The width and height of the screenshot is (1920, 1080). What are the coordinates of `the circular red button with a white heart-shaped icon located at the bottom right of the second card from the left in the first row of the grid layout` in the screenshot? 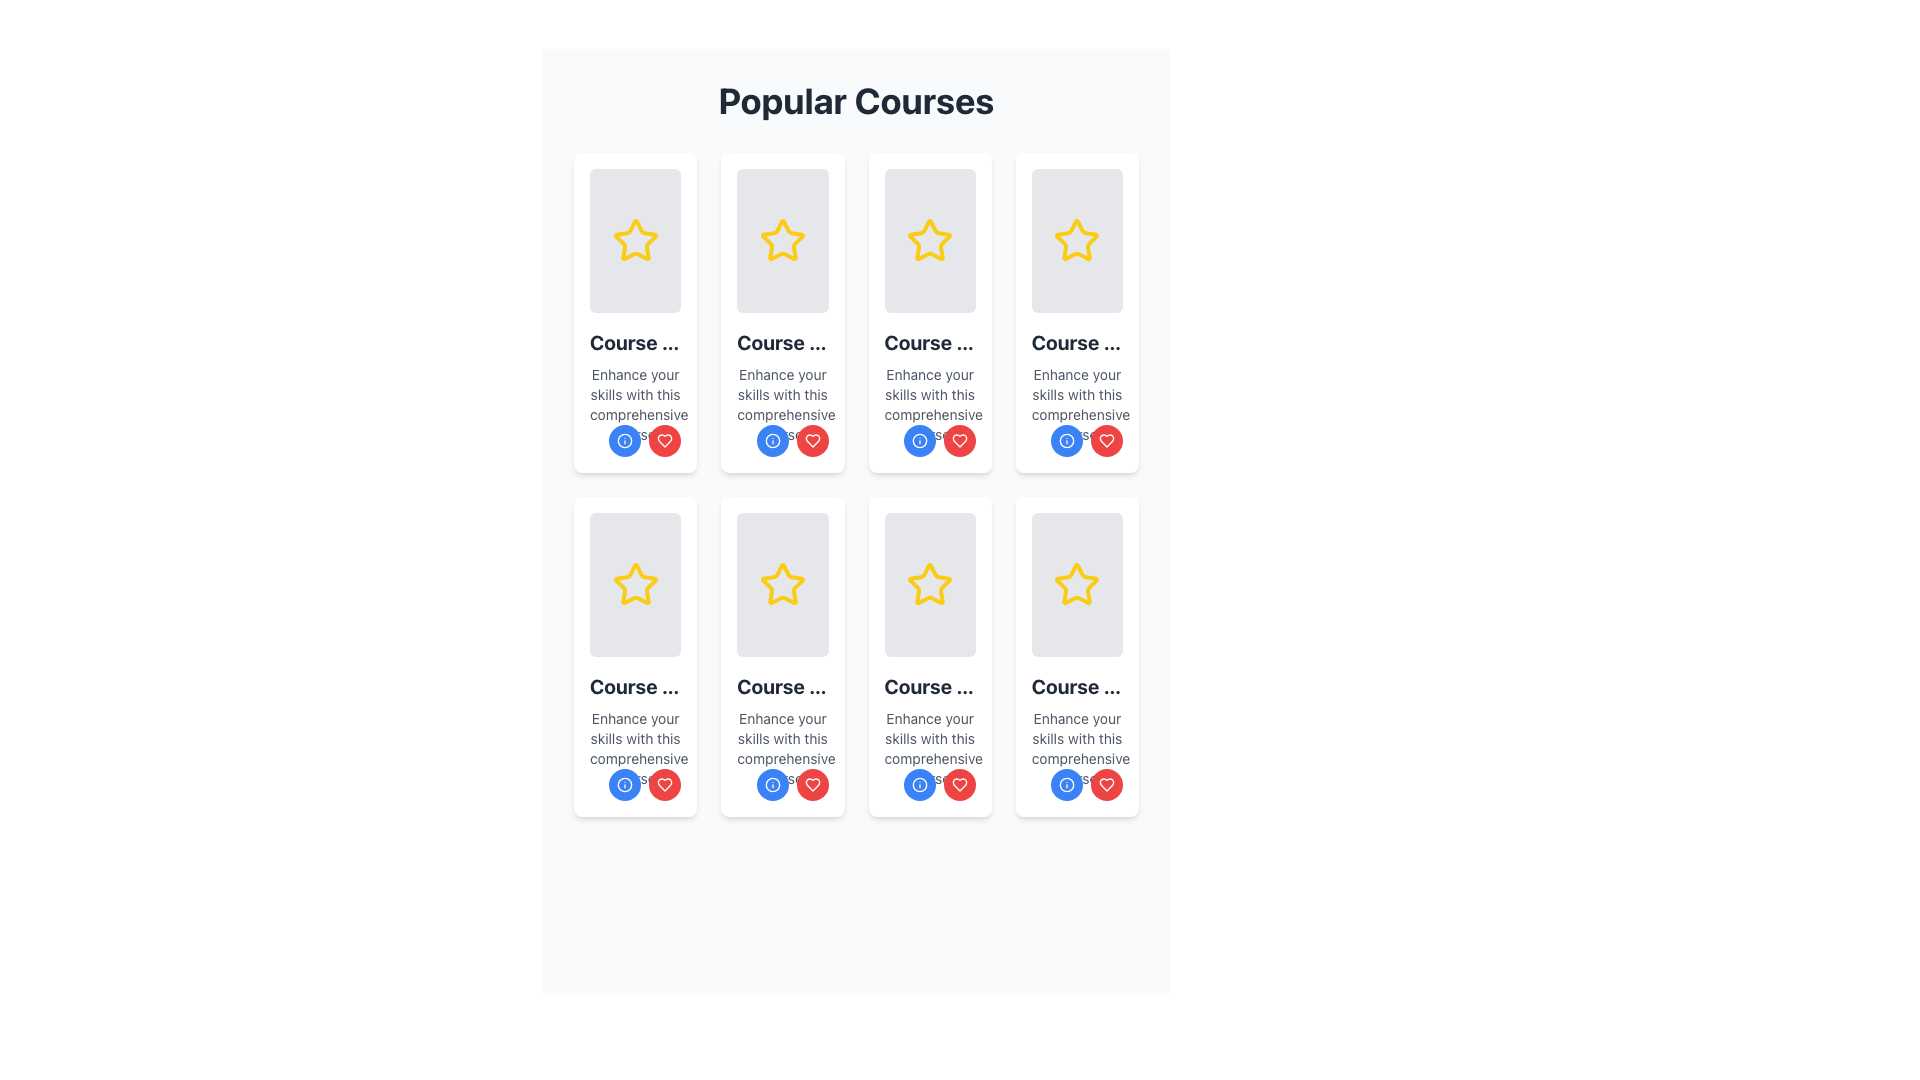 It's located at (812, 439).